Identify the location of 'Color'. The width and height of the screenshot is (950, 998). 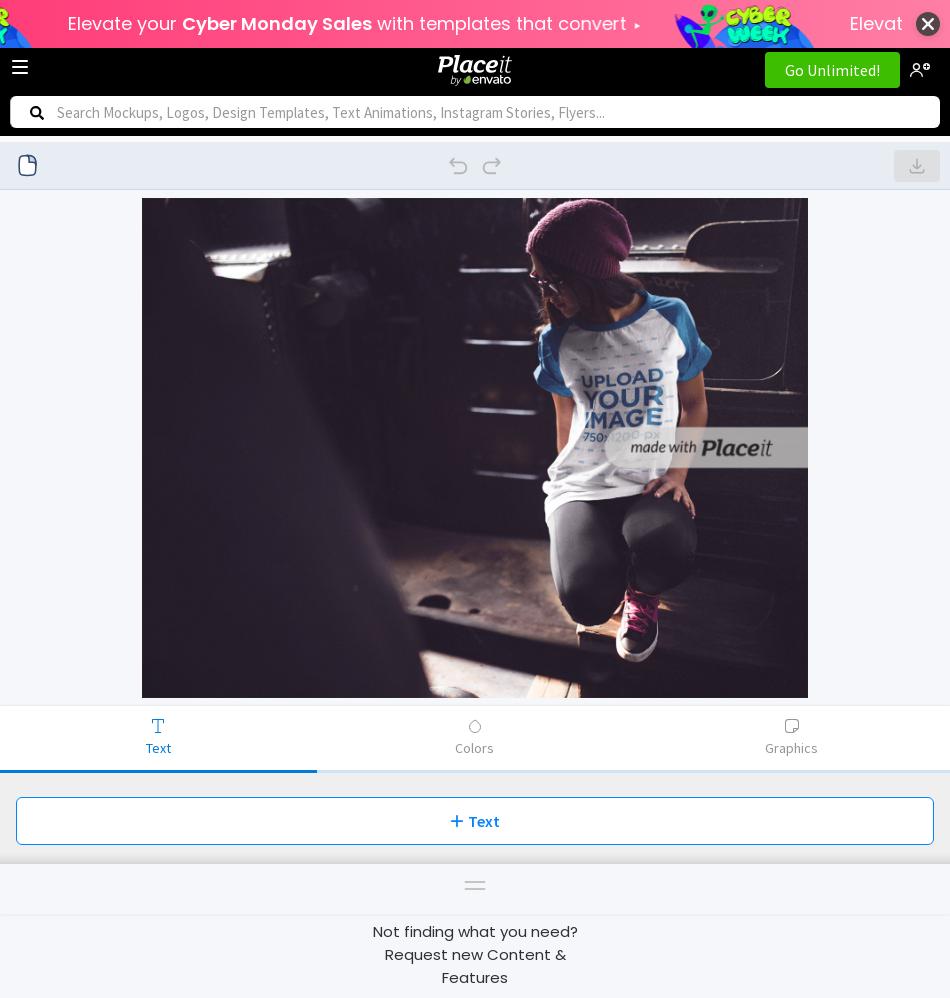
(668, 512).